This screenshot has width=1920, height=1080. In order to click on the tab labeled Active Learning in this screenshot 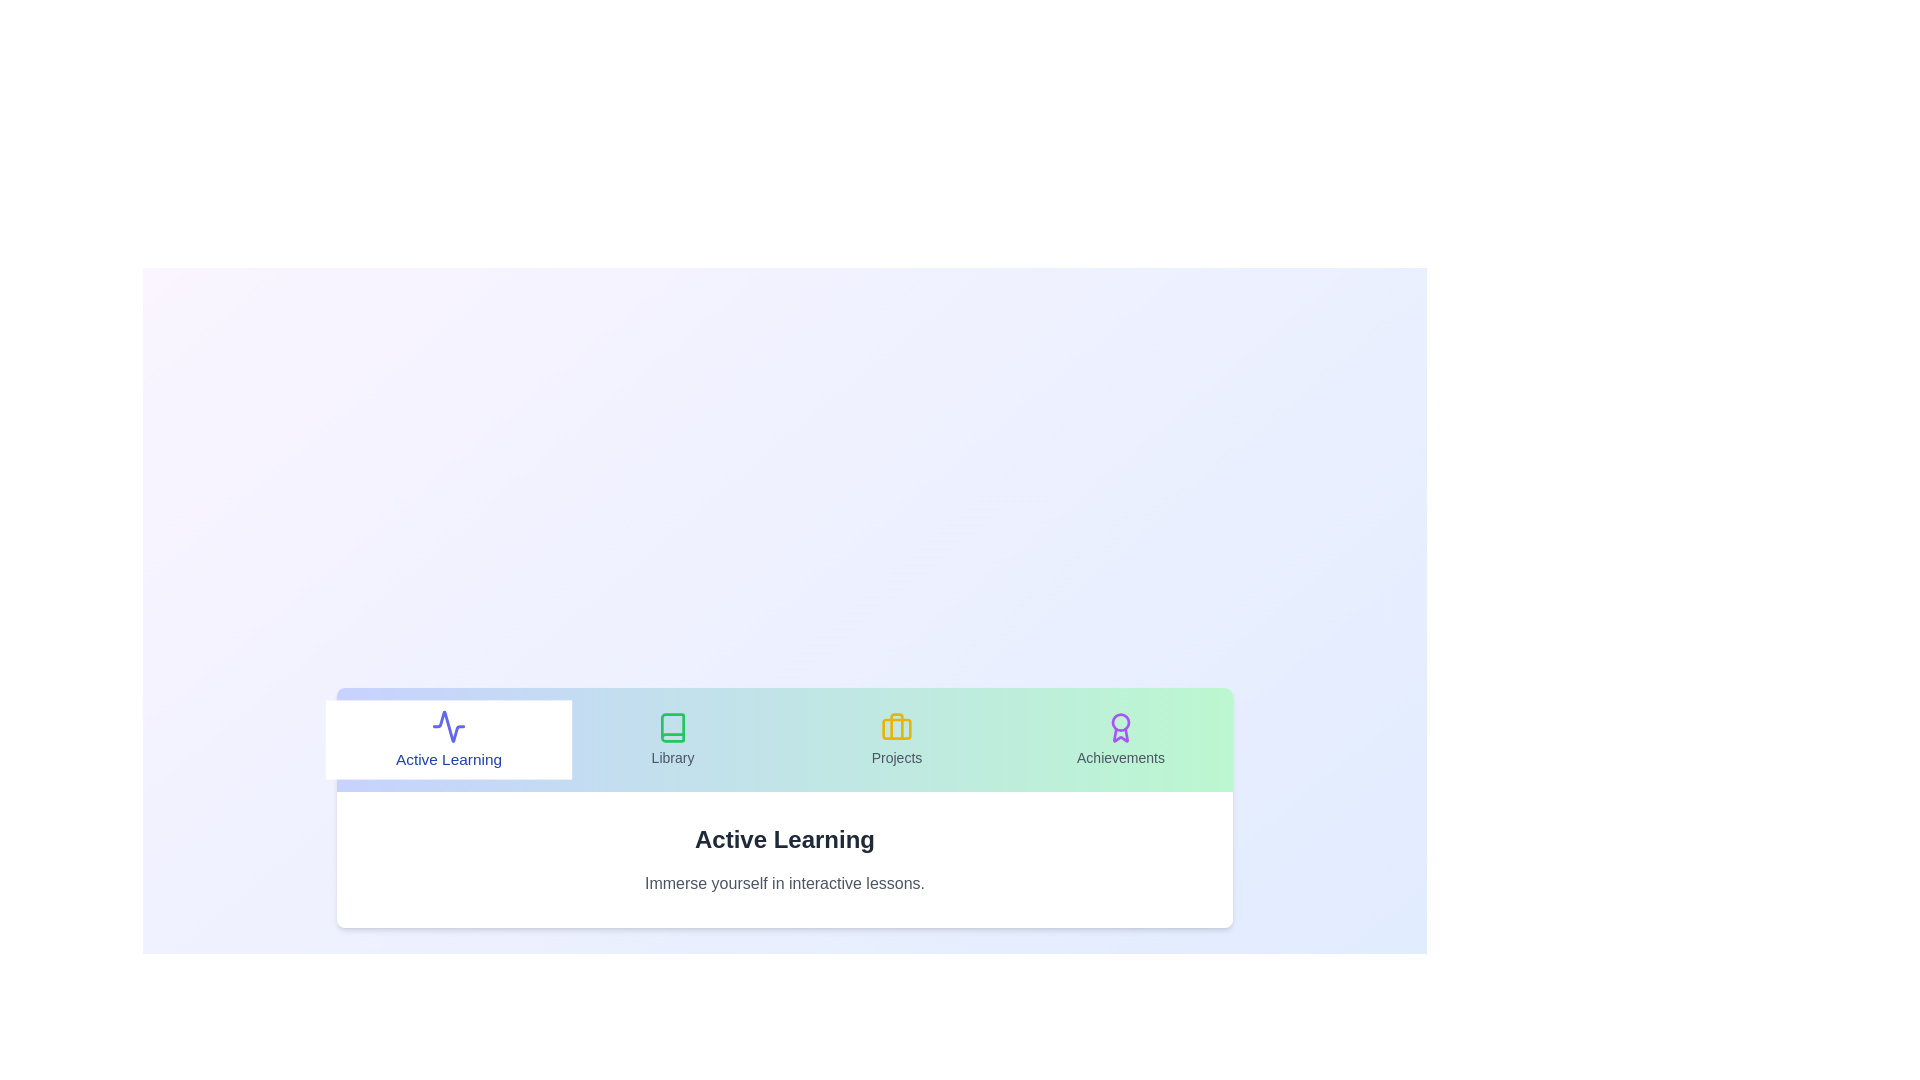, I will do `click(448, 740)`.